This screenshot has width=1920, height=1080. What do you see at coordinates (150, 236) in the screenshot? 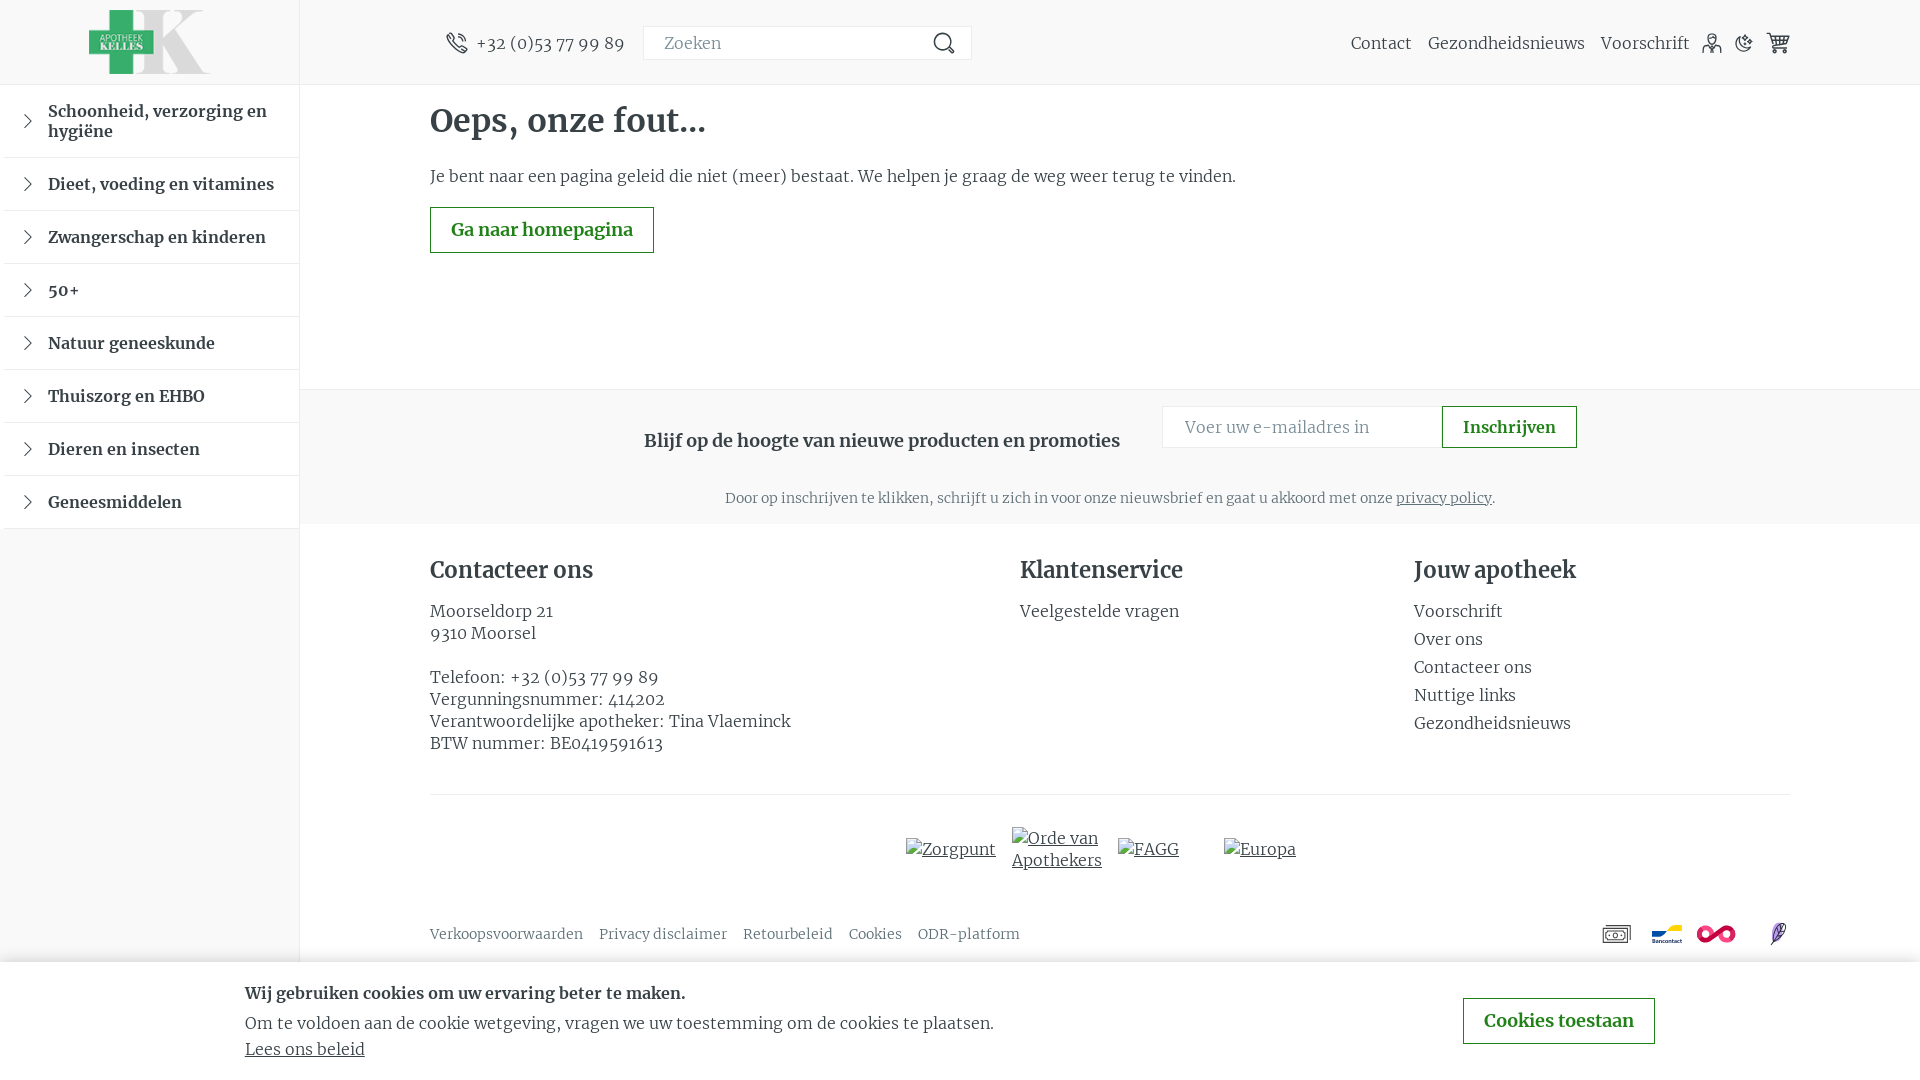
I see `'Zwangerschap en kinderen'` at bounding box center [150, 236].